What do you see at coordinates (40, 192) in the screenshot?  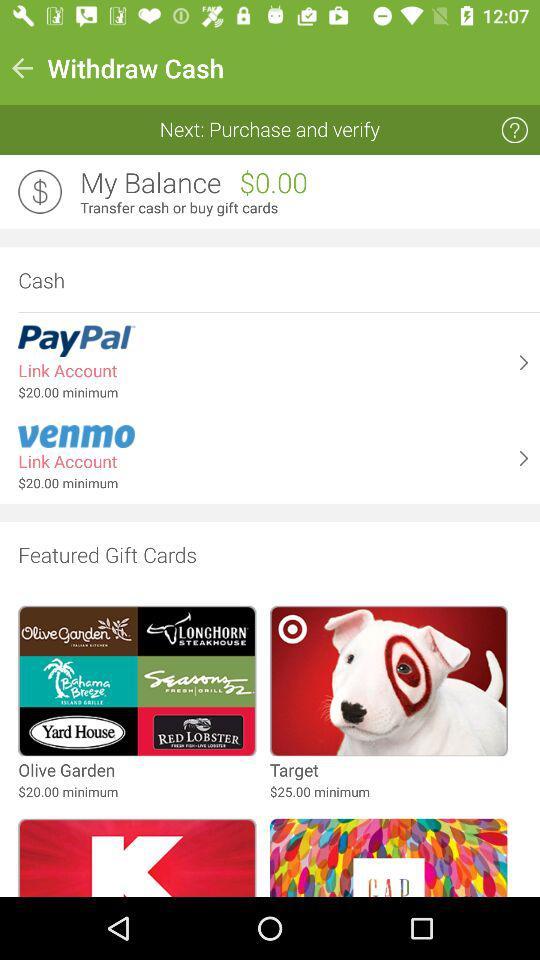 I see `the item to the left of my balance item` at bounding box center [40, 192].